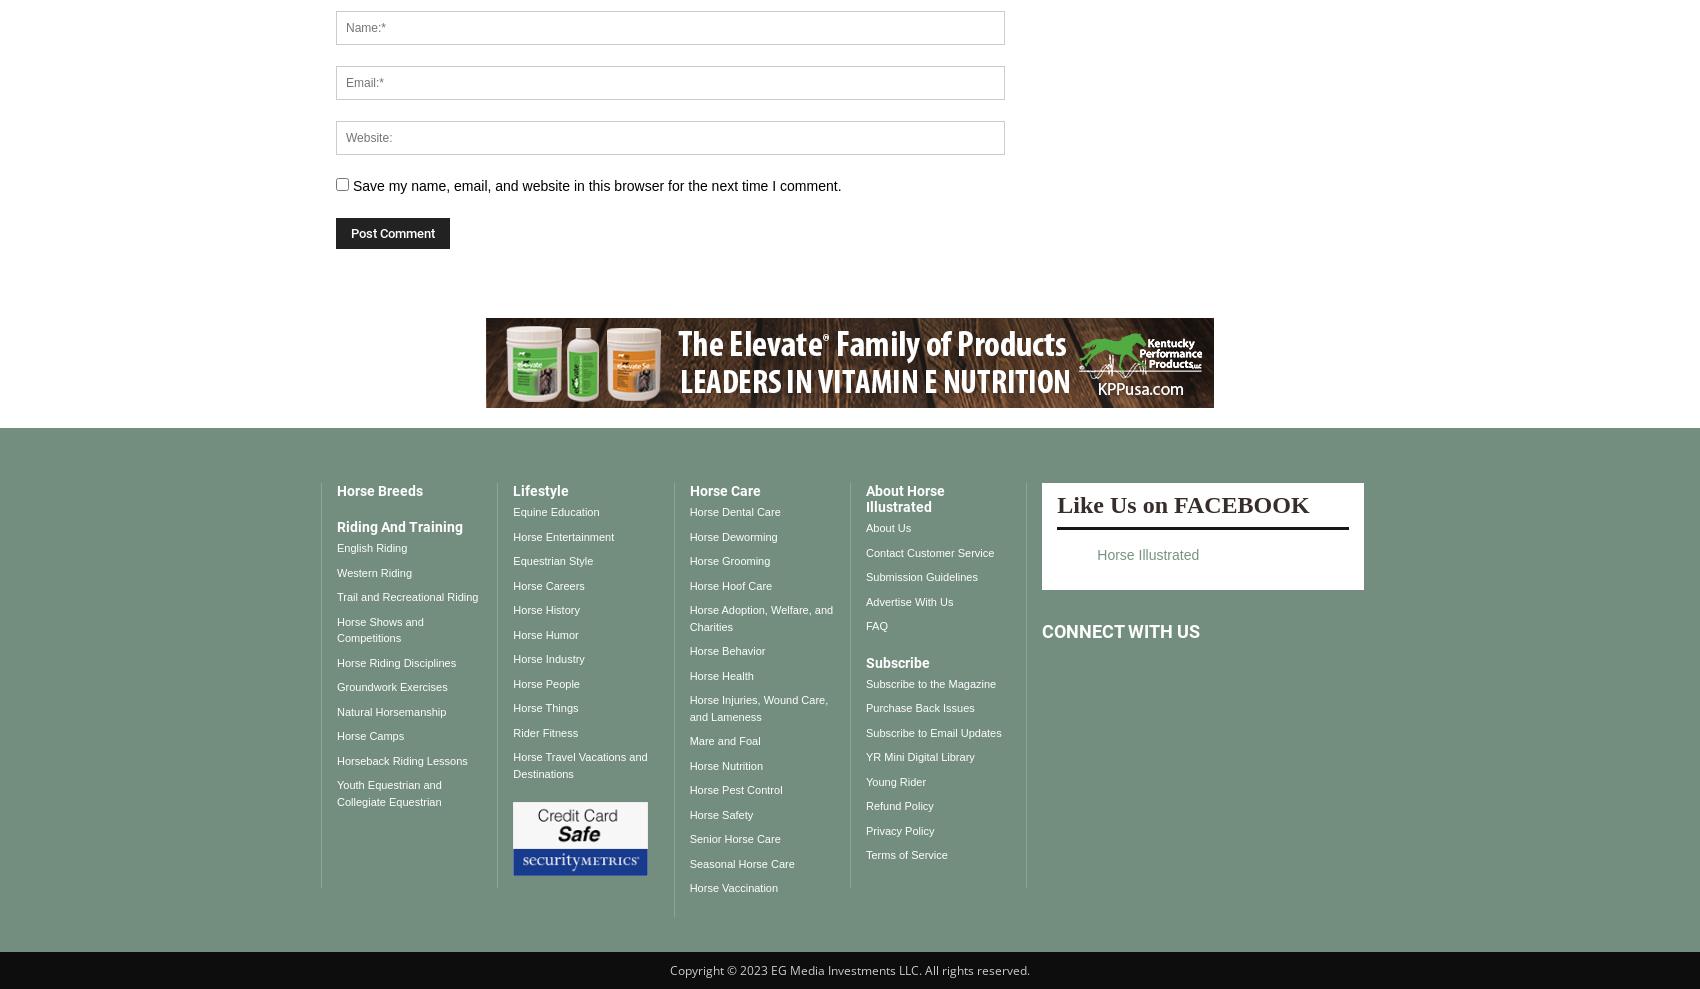  What do you see at coordinates (1182, 504) in the screenshot?
I see `'Like Us on FACEBOOK'` at bounding box center [1182, 504].